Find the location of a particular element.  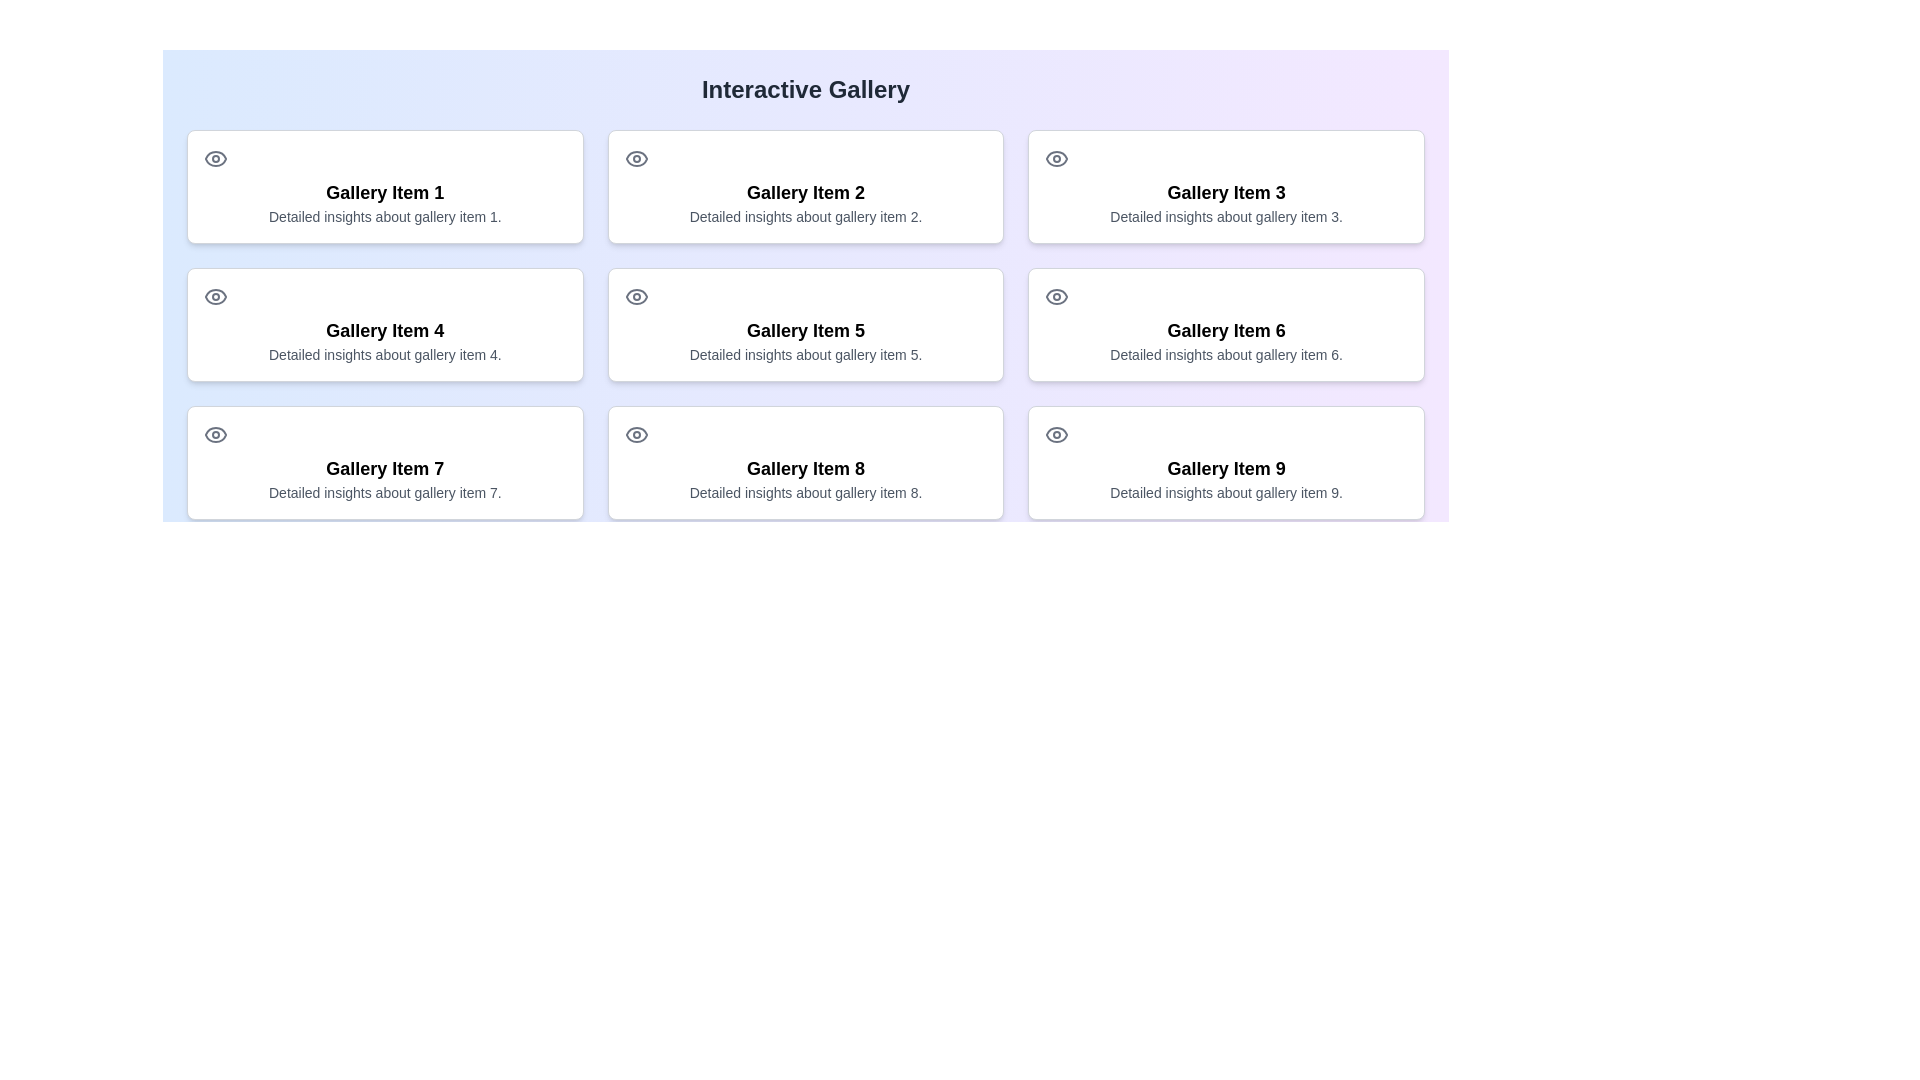

text label that provides detailed insights about 'Gallery Item 1', which is styled in a small gray font and located below the title of the item is located at coordinates (385, 216).